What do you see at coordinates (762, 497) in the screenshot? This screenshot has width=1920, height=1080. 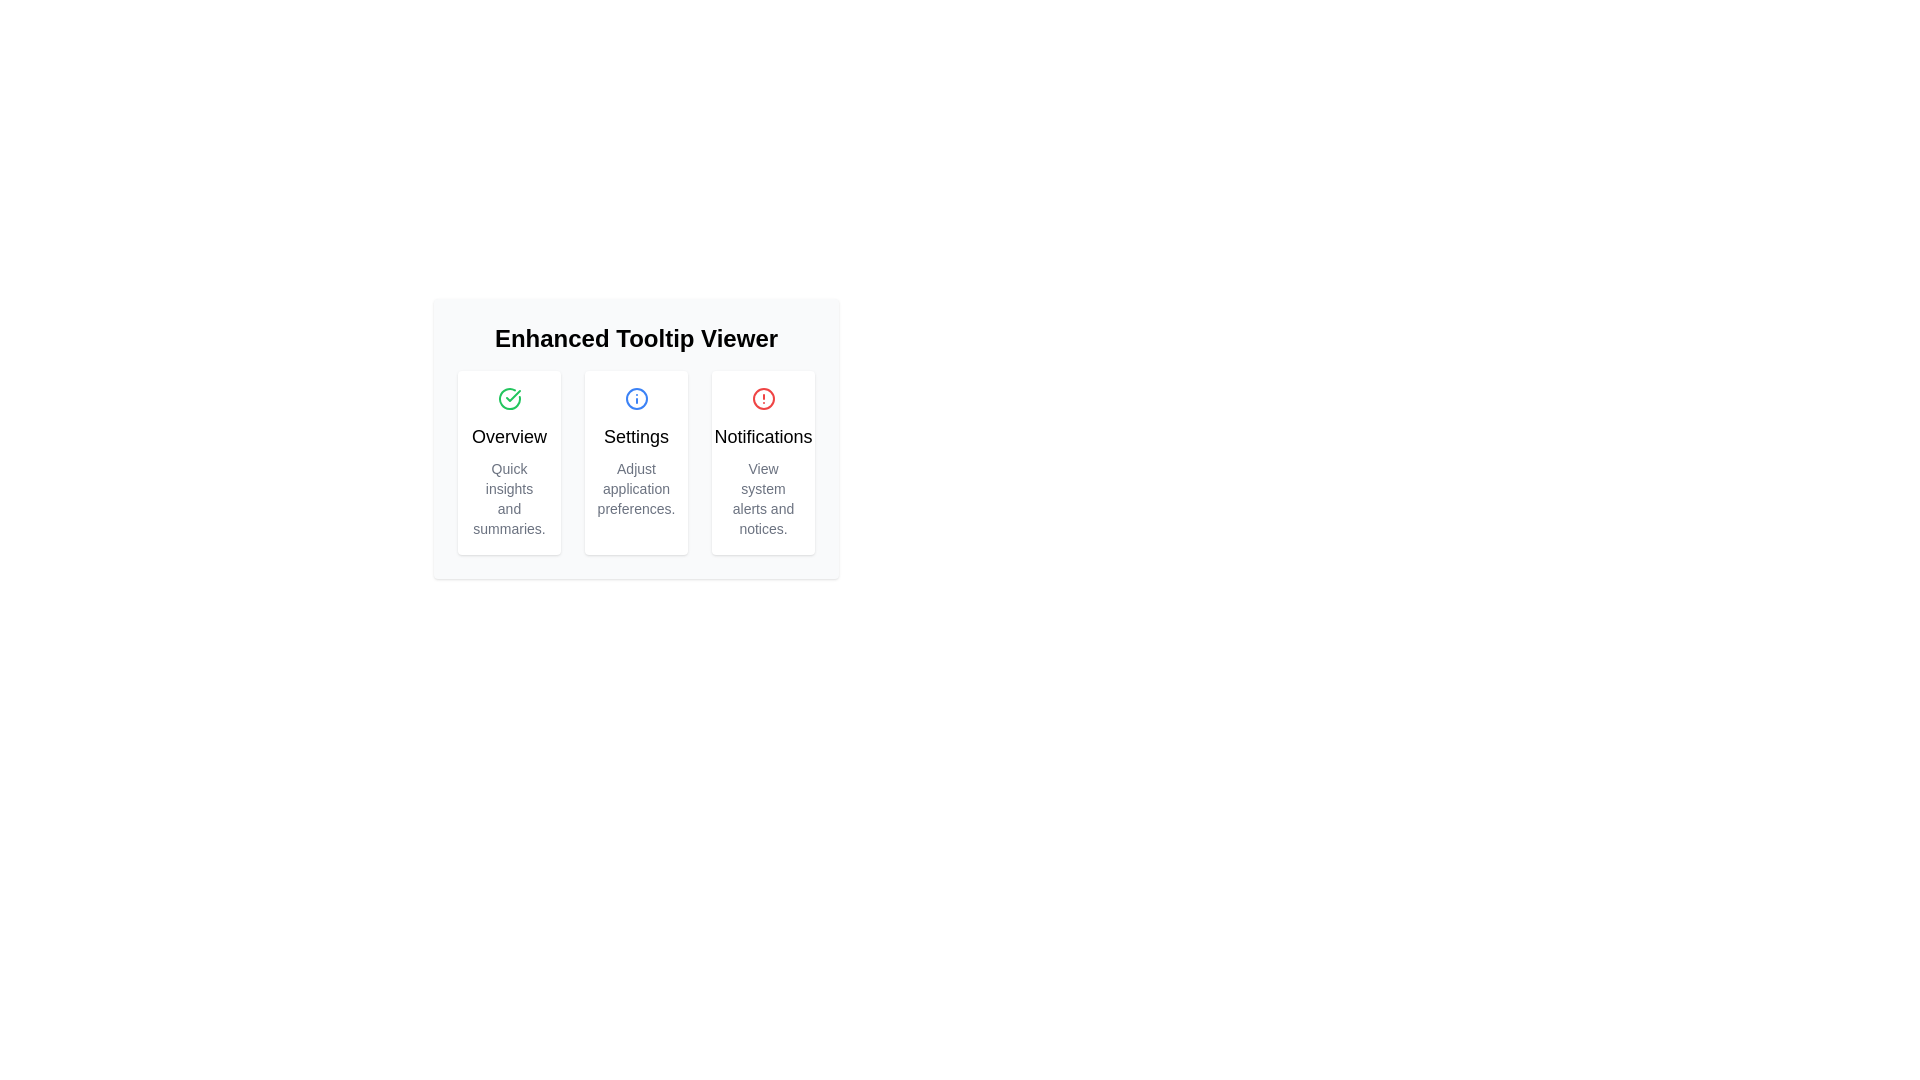 I see `the static text element that provides a brief description related to 'Notifications', located below the heading 'Notifications' in the Notifications card` at bounding box center [762, 497].